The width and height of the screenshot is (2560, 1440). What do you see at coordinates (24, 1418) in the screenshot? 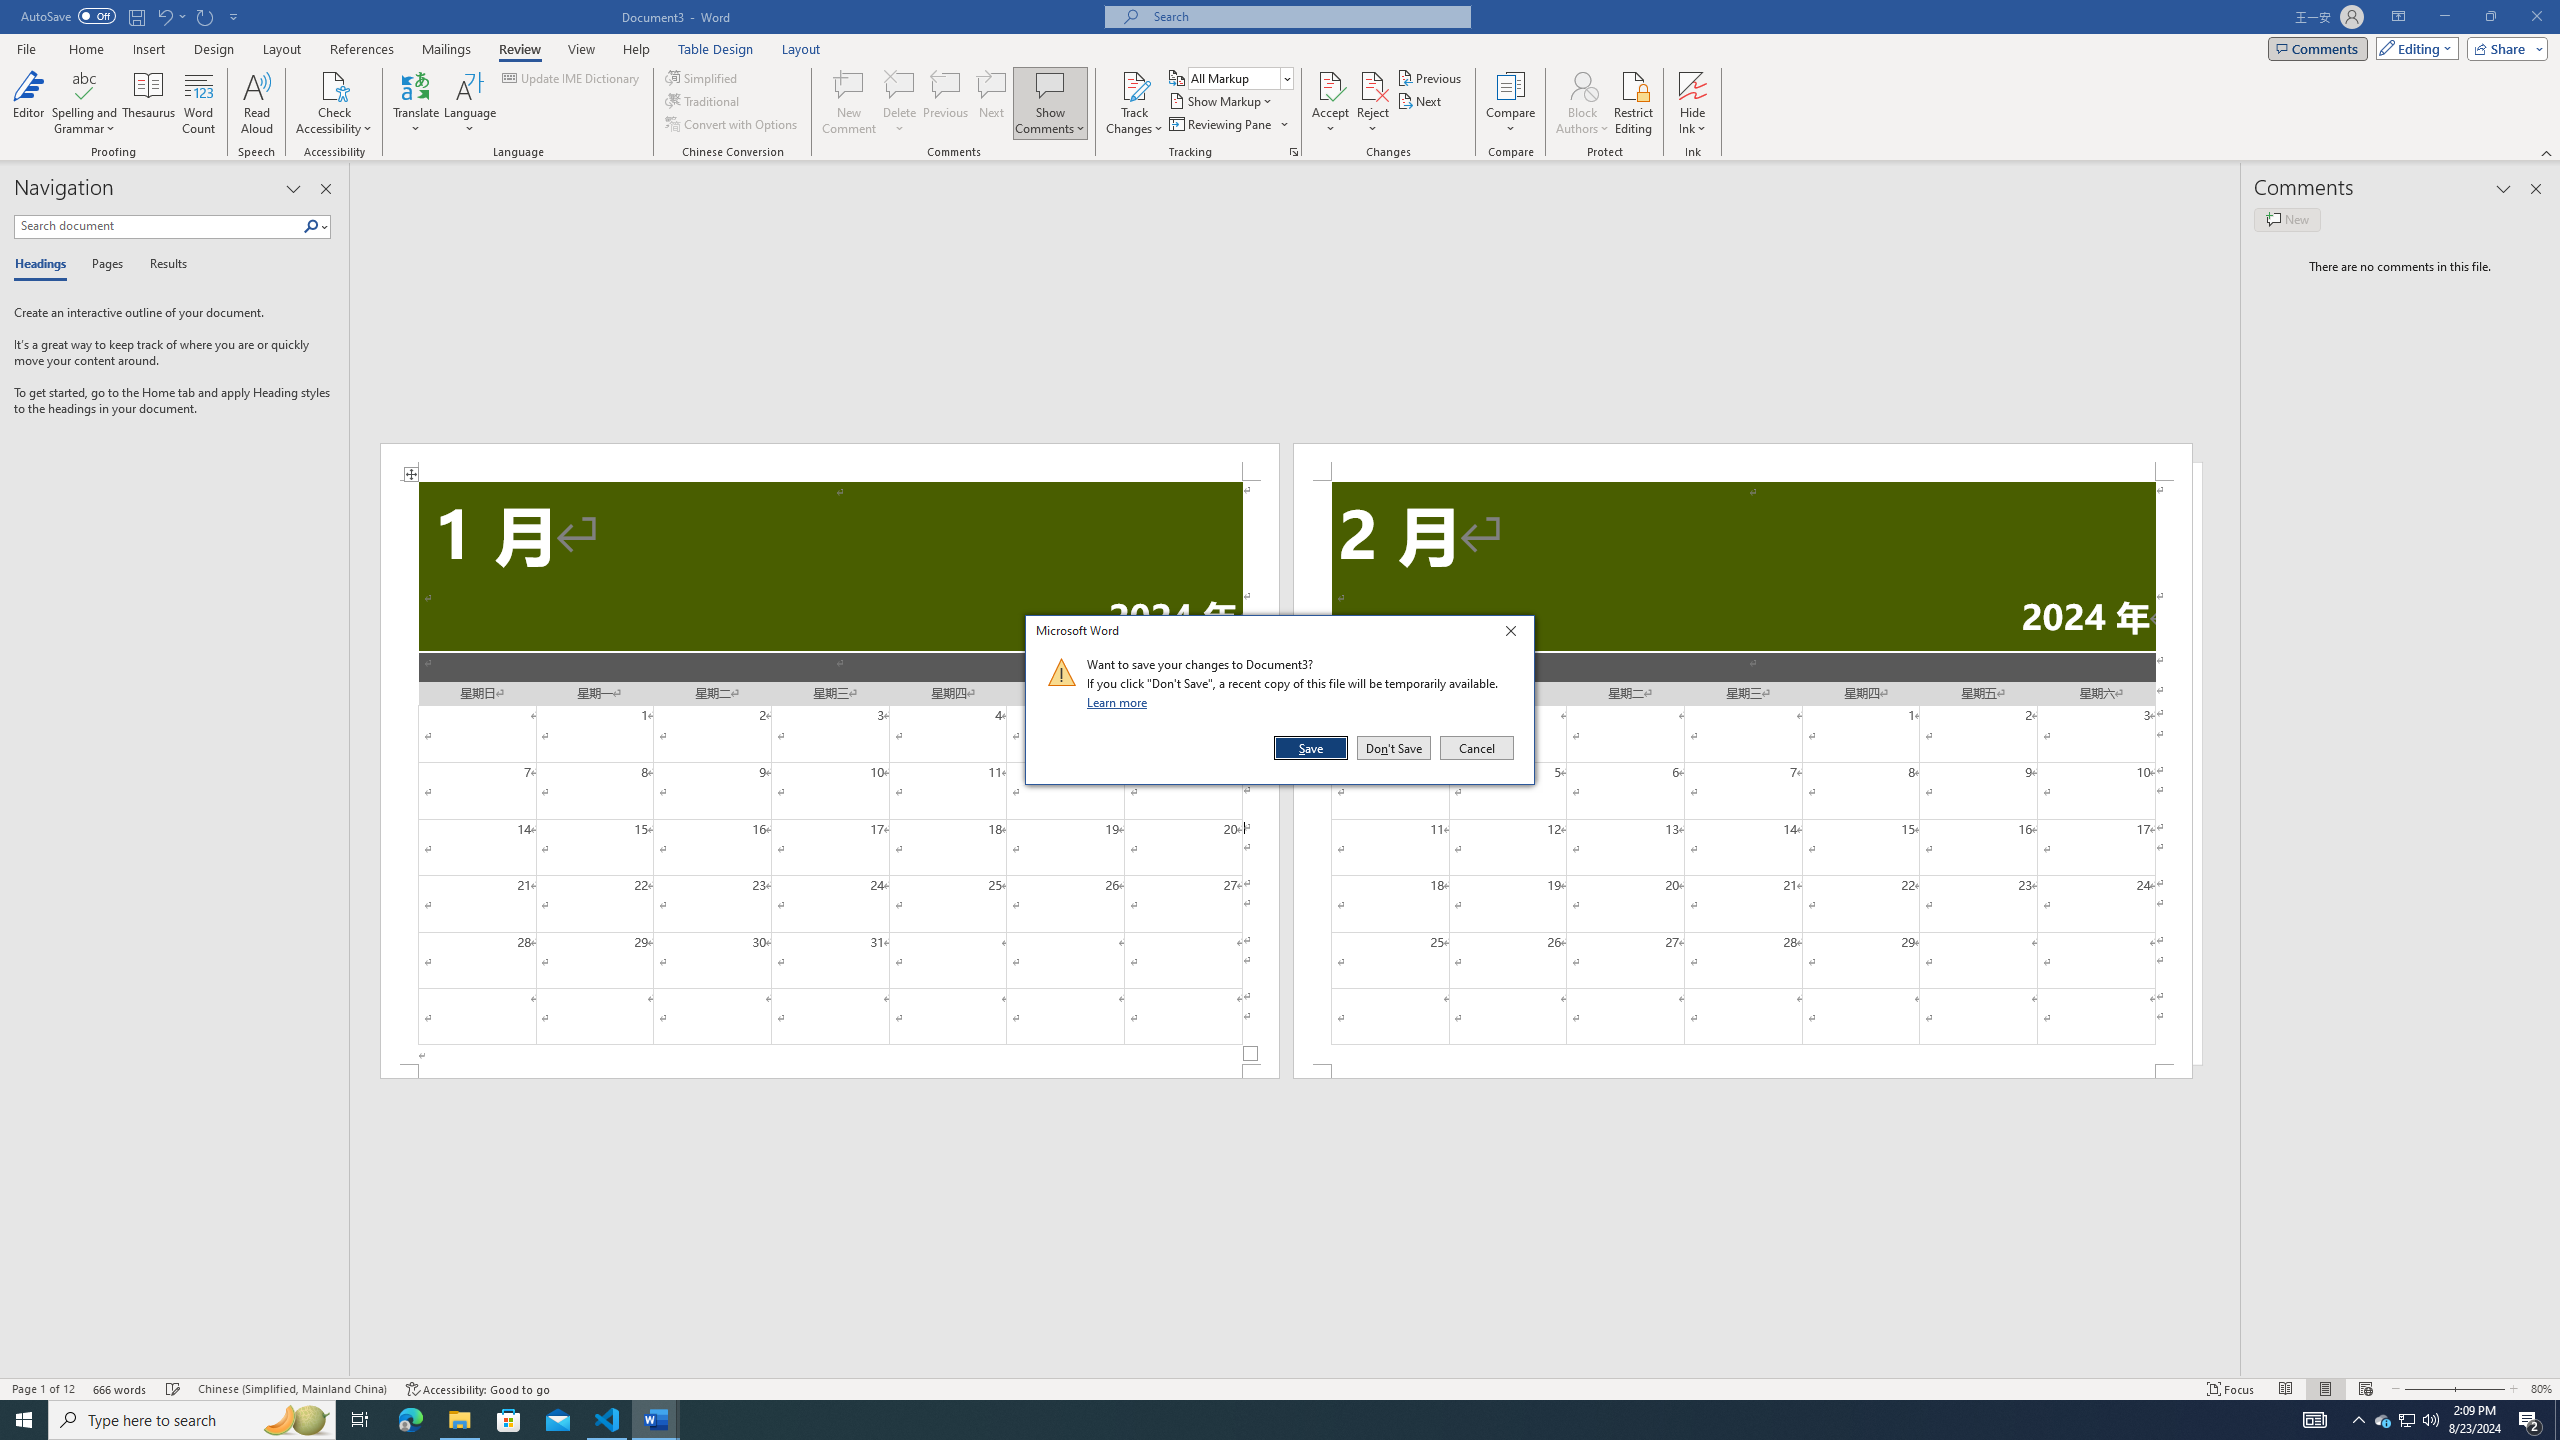
I see `'Start'` at bounding box center [24, 1418].